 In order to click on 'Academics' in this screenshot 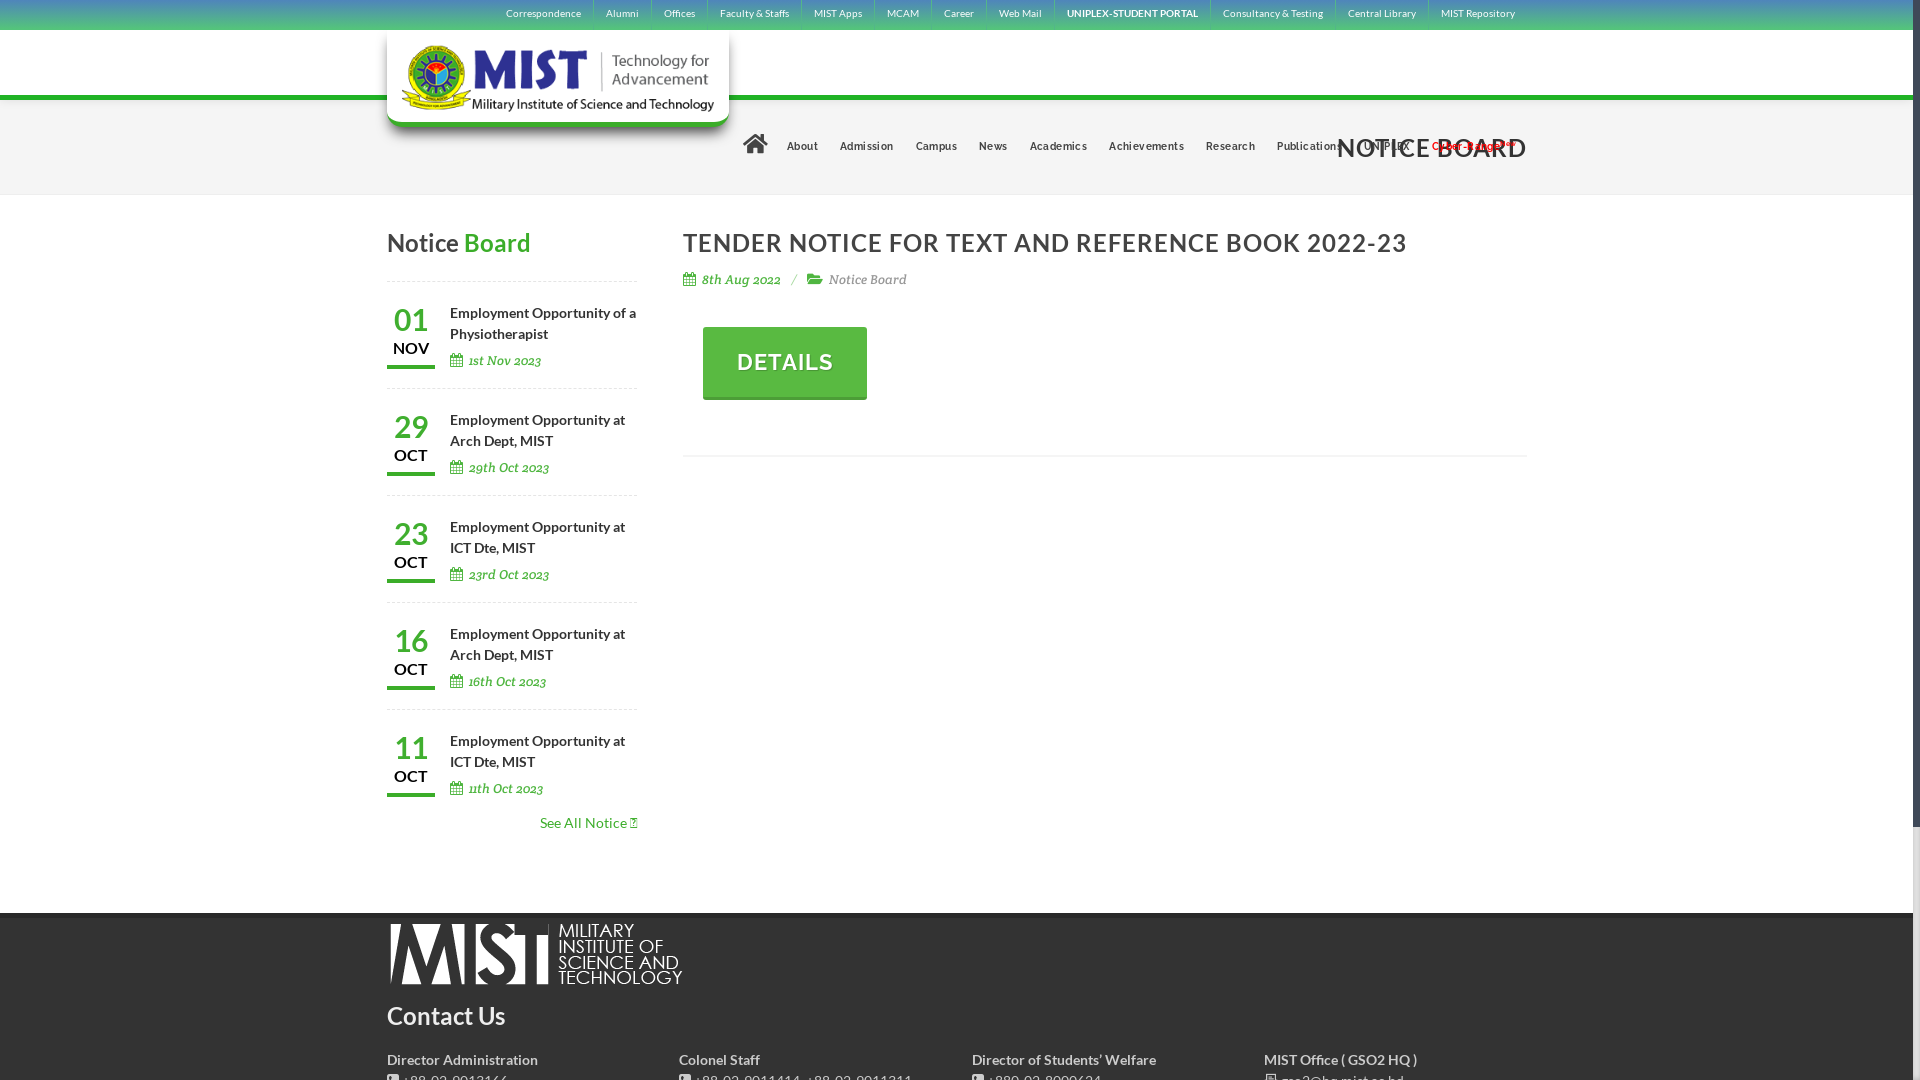, I will do `click(1058, 145)`.